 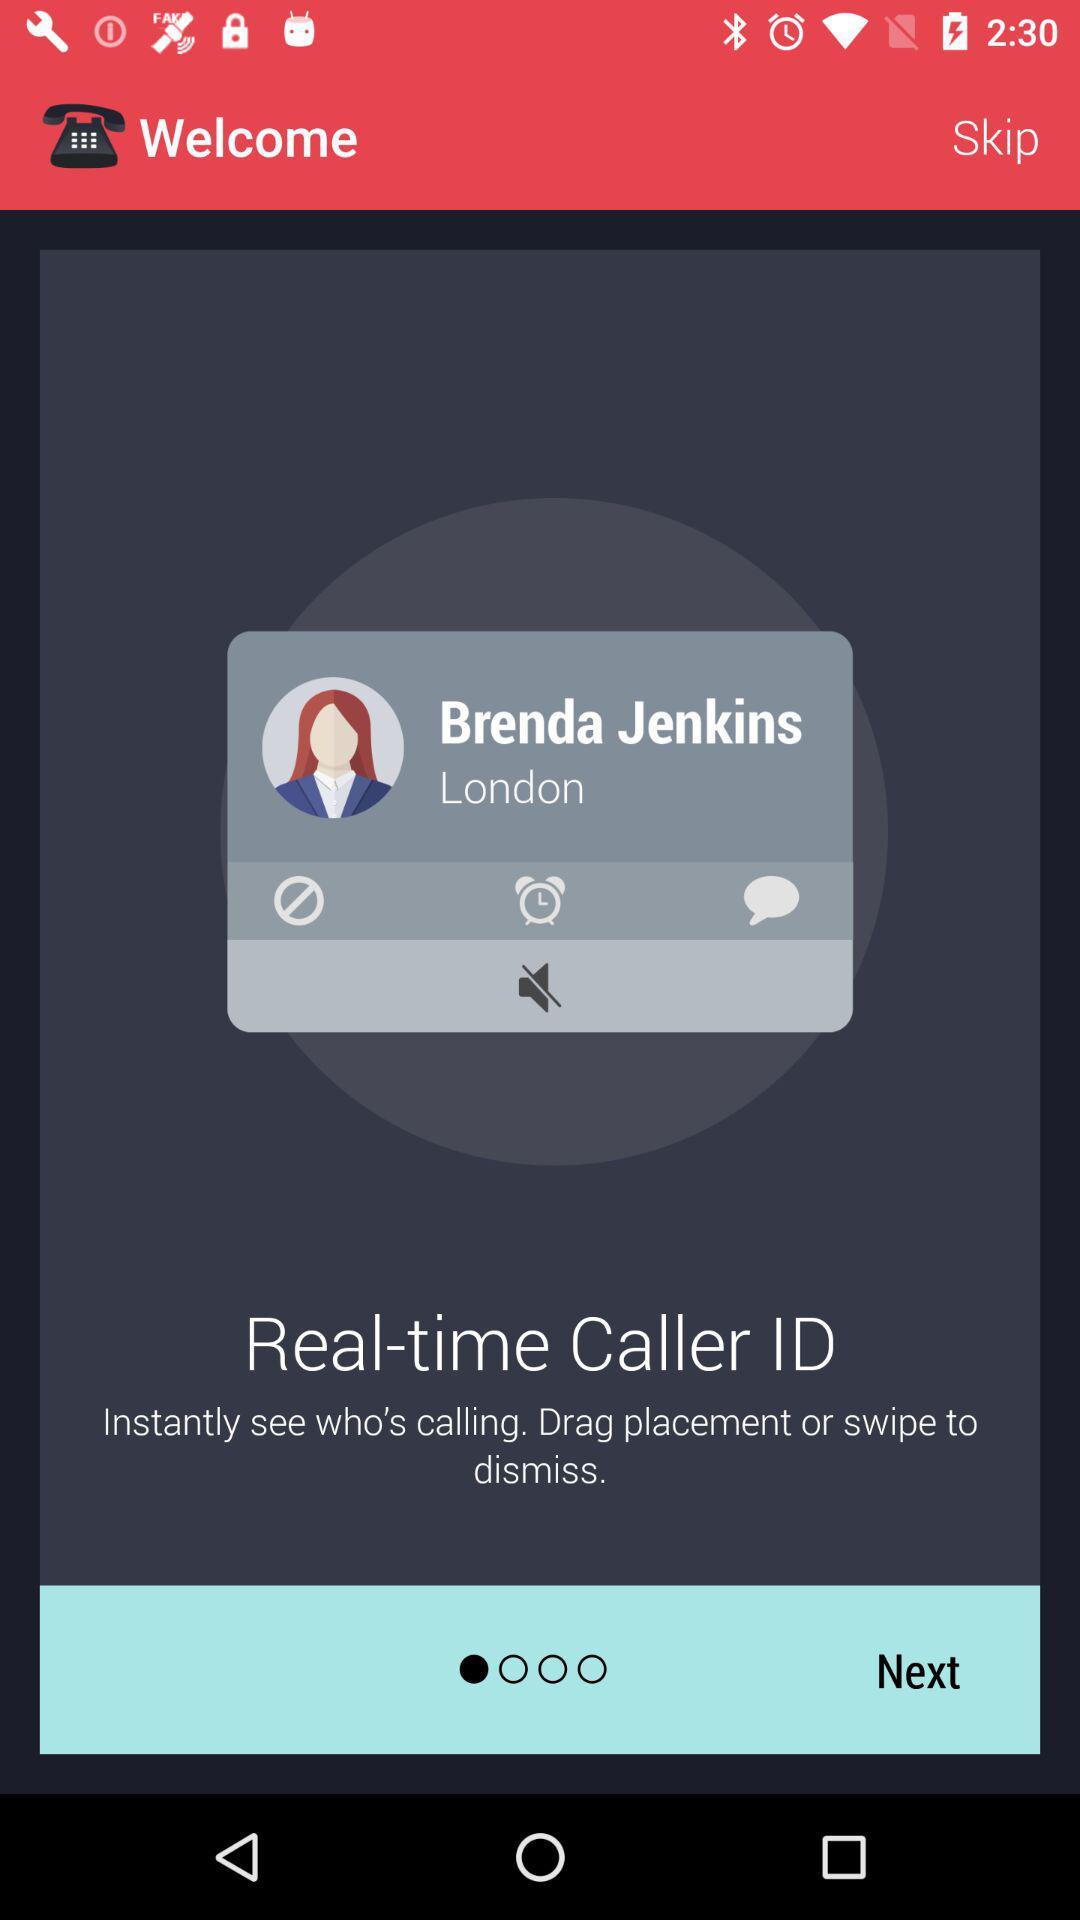 I want to click on app next to the  welcome app, so click(x=995, y=135).